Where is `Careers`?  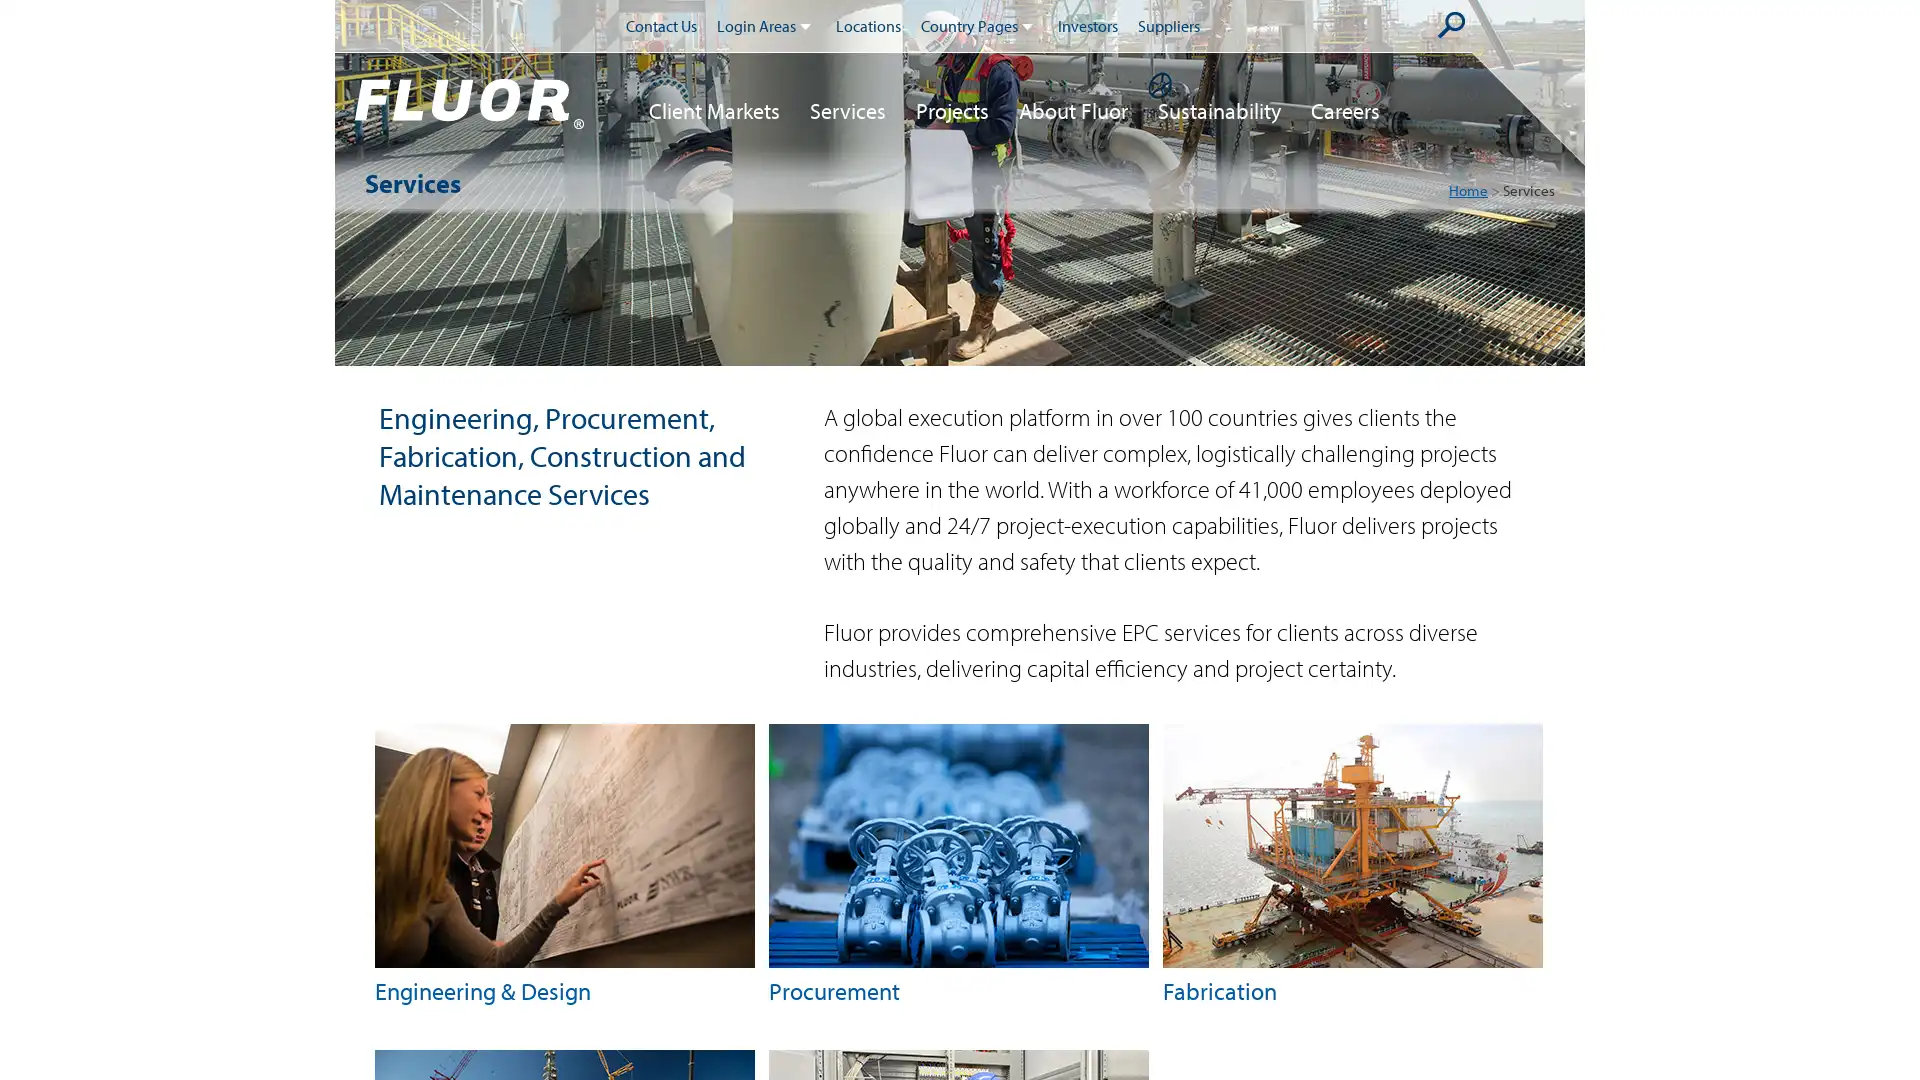 Careers is located at coordinates (1345, 98).